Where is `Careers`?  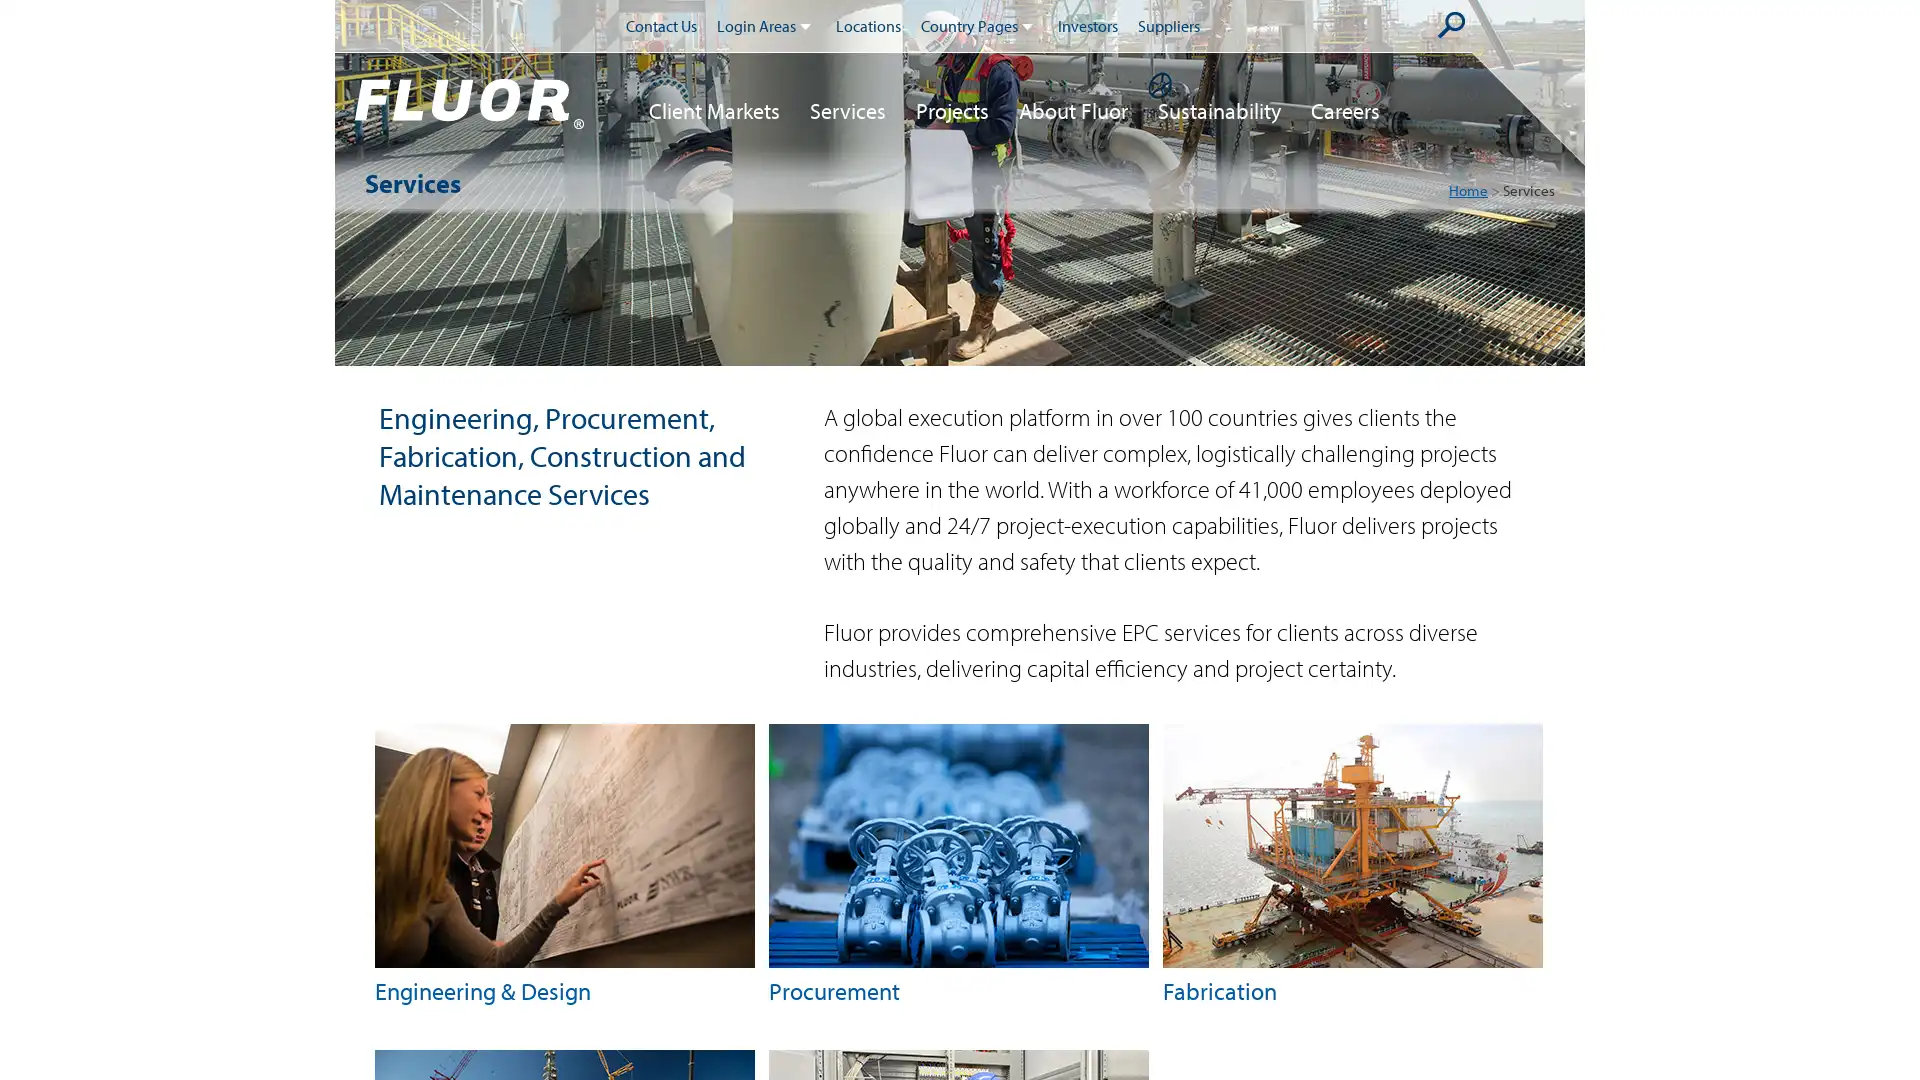 Careers is located at coordinates (1345, 98).